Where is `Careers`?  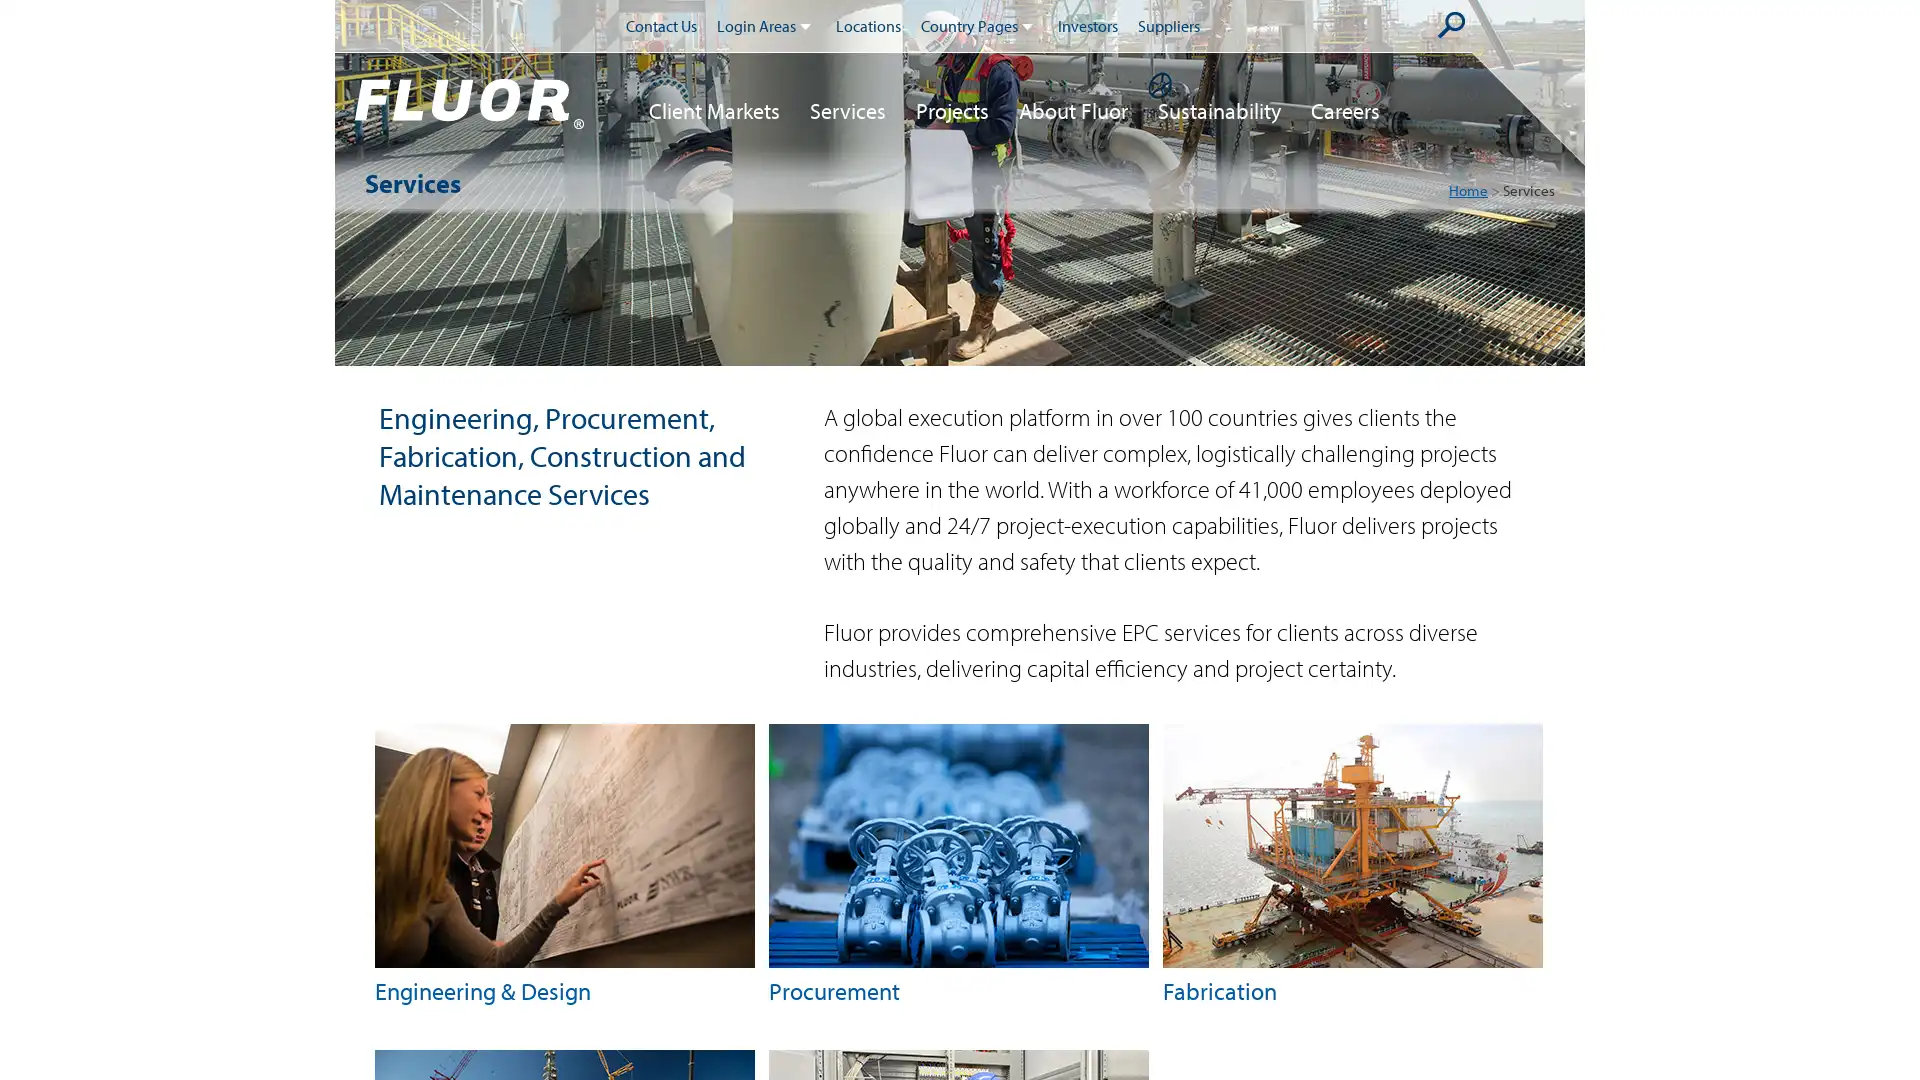 Careers is located at coordinates (1345, 98).